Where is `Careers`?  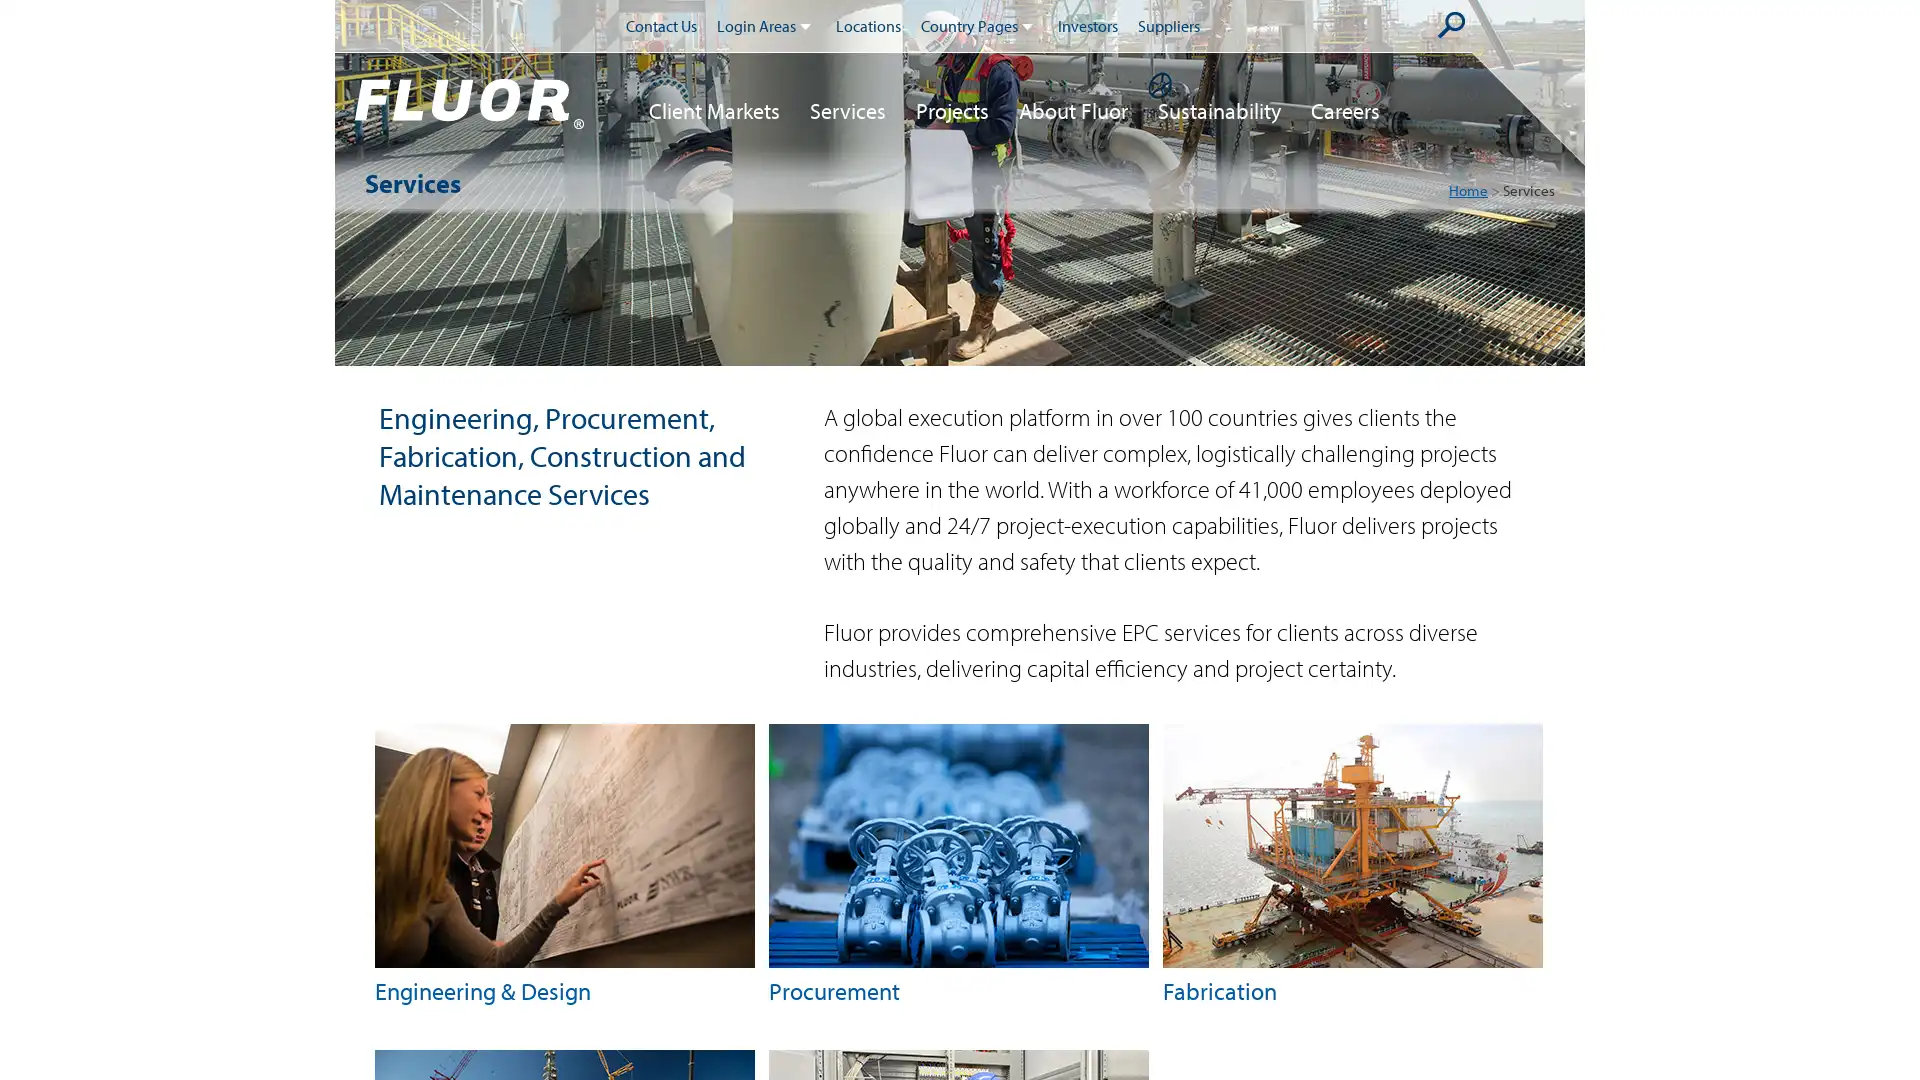 Careers is located at coordinates (1345, 98).